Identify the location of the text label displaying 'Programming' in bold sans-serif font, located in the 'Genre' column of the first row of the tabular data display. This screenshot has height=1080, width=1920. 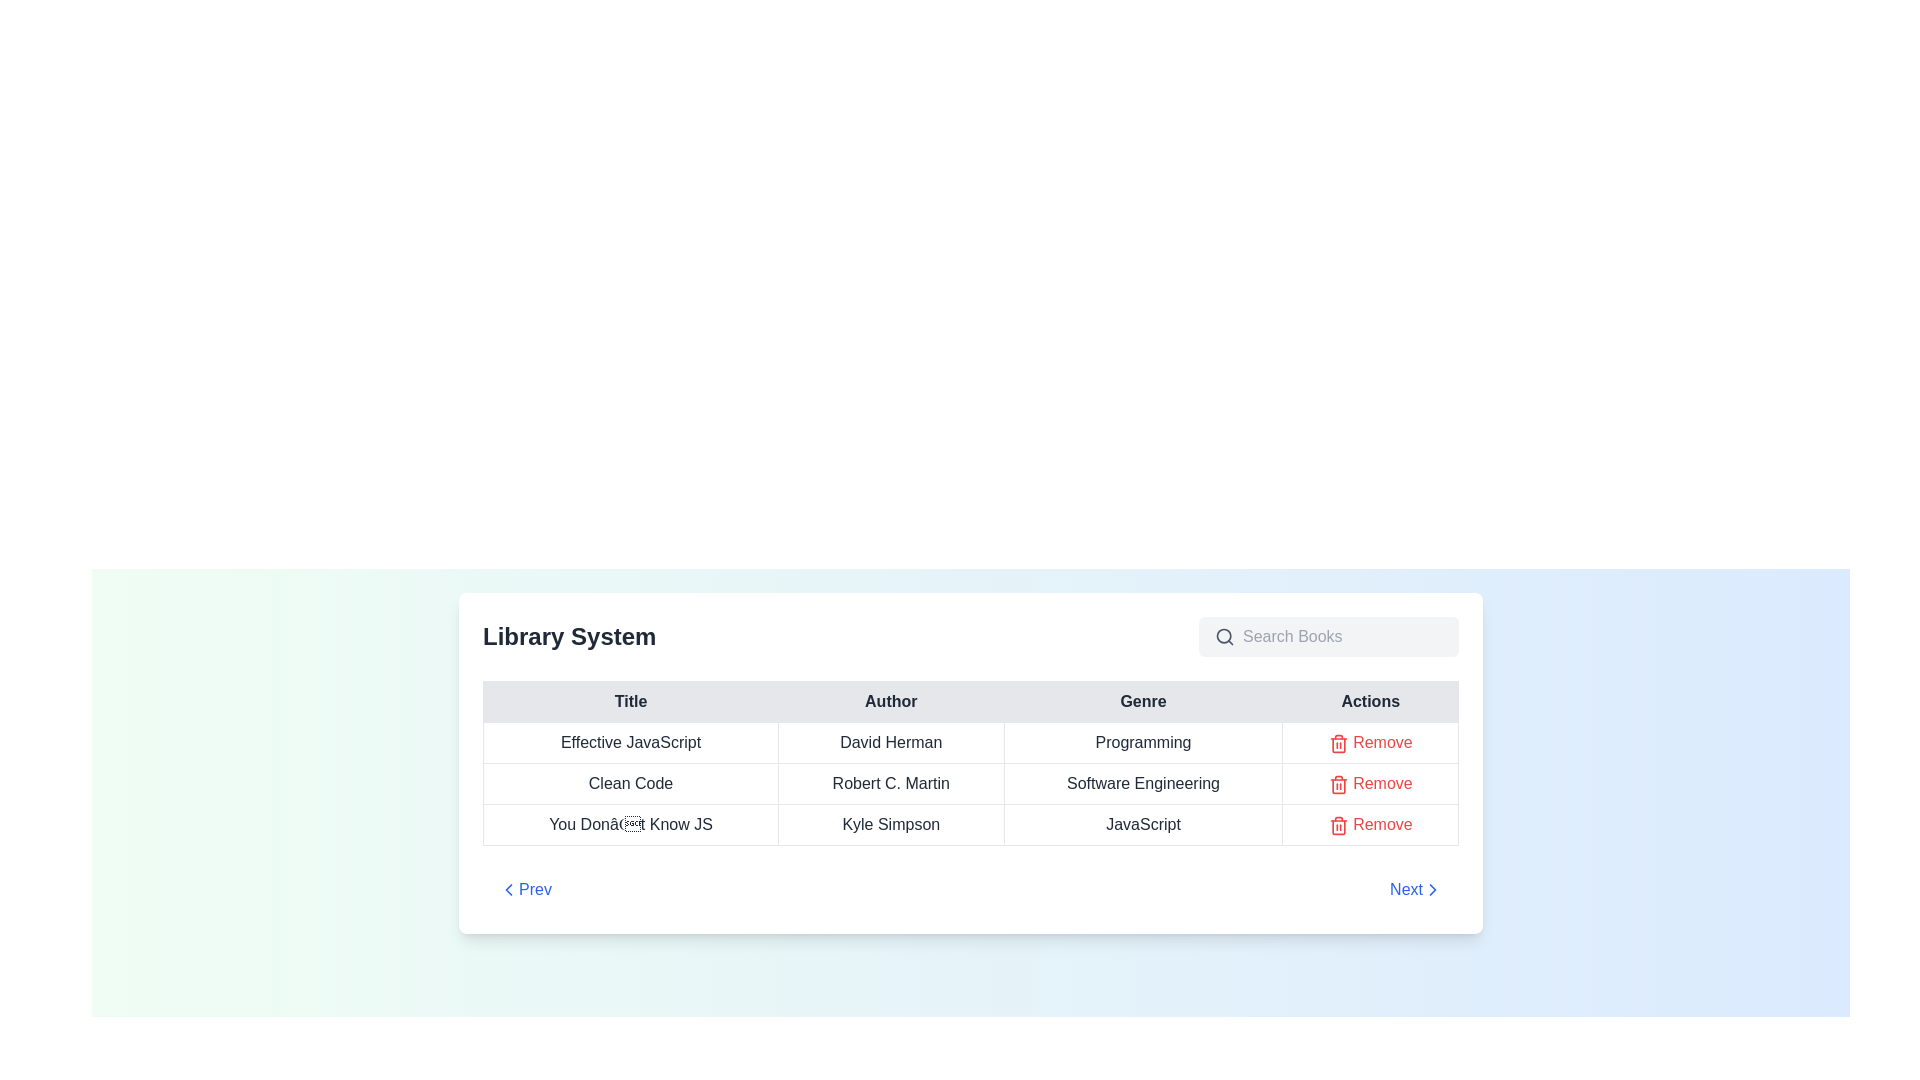
(1143, 743).